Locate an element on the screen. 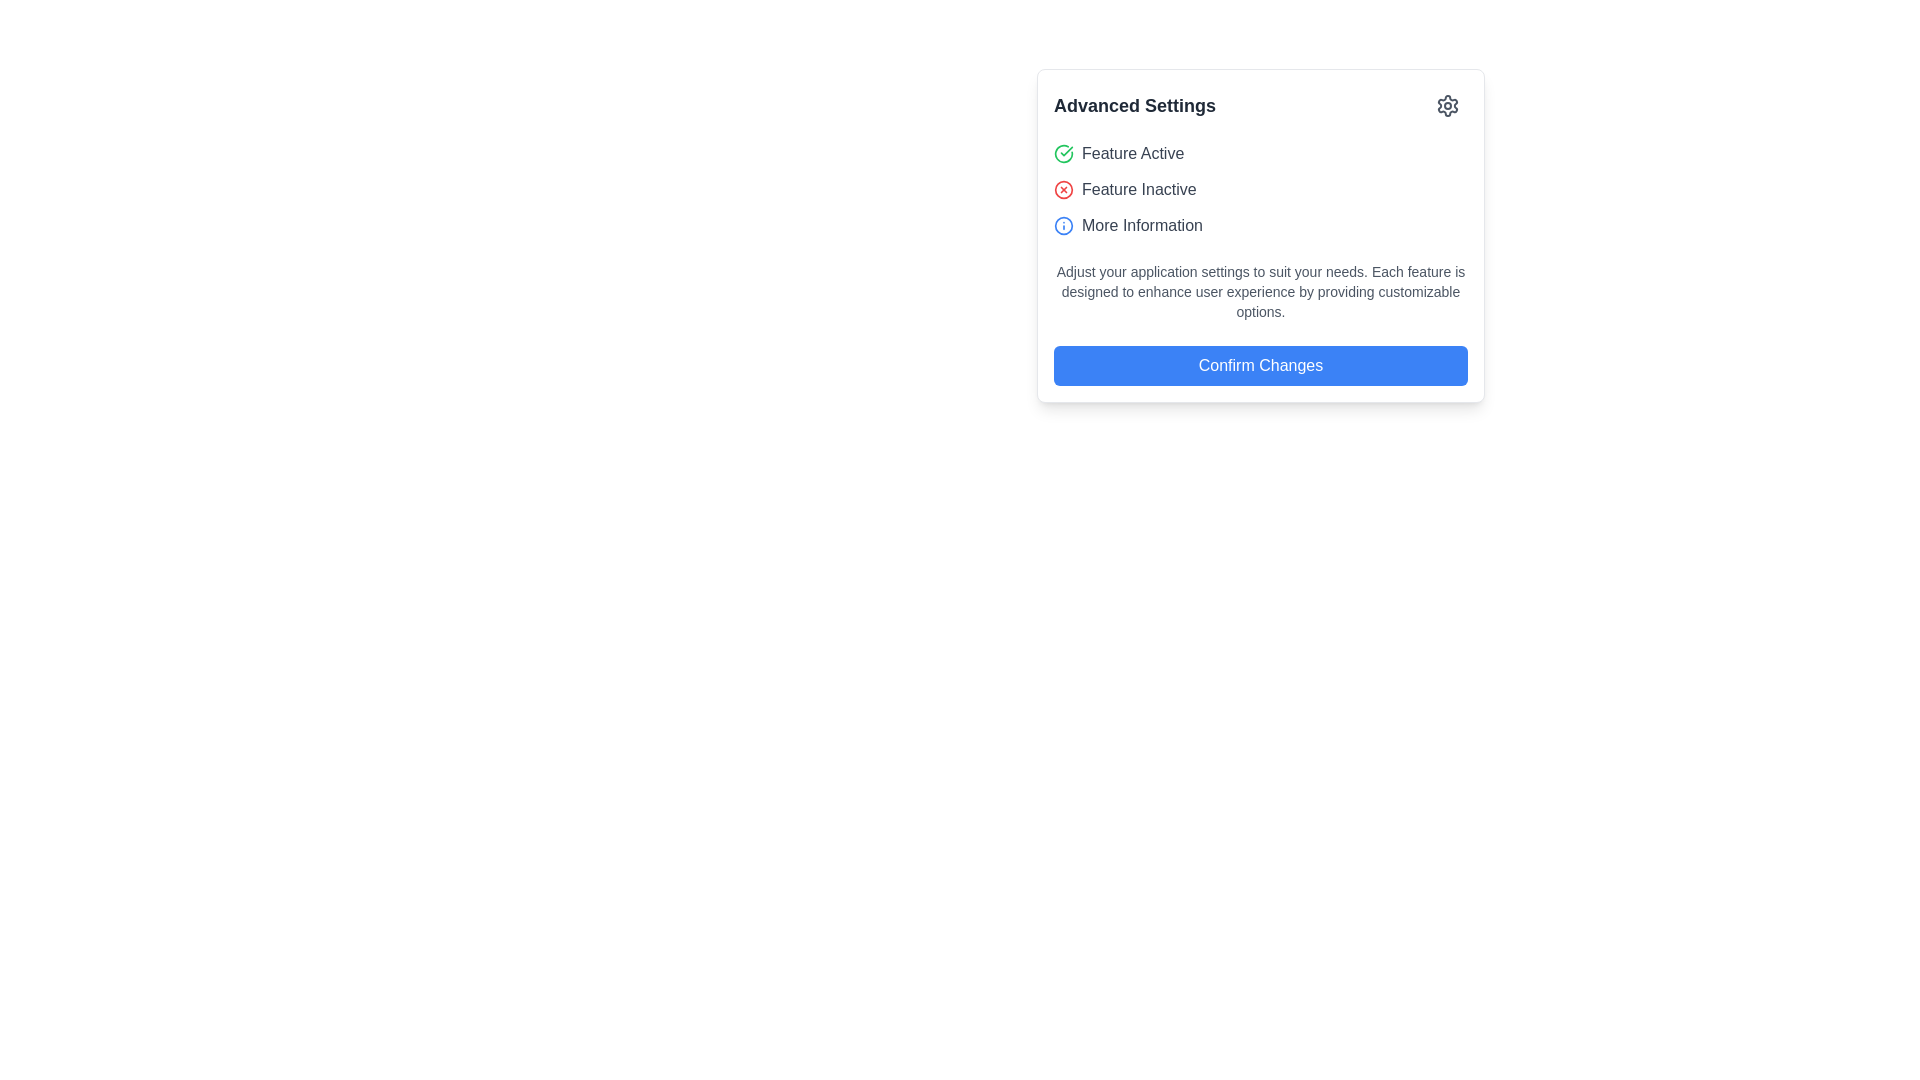 This screenshot has height=1080, width=1920. the text label displaying 'Feature Active', which is styled in gray and located to the right of a green circular checkmark icon in the 'Advanced Settings' modal is located at coordinates (1133, 153).